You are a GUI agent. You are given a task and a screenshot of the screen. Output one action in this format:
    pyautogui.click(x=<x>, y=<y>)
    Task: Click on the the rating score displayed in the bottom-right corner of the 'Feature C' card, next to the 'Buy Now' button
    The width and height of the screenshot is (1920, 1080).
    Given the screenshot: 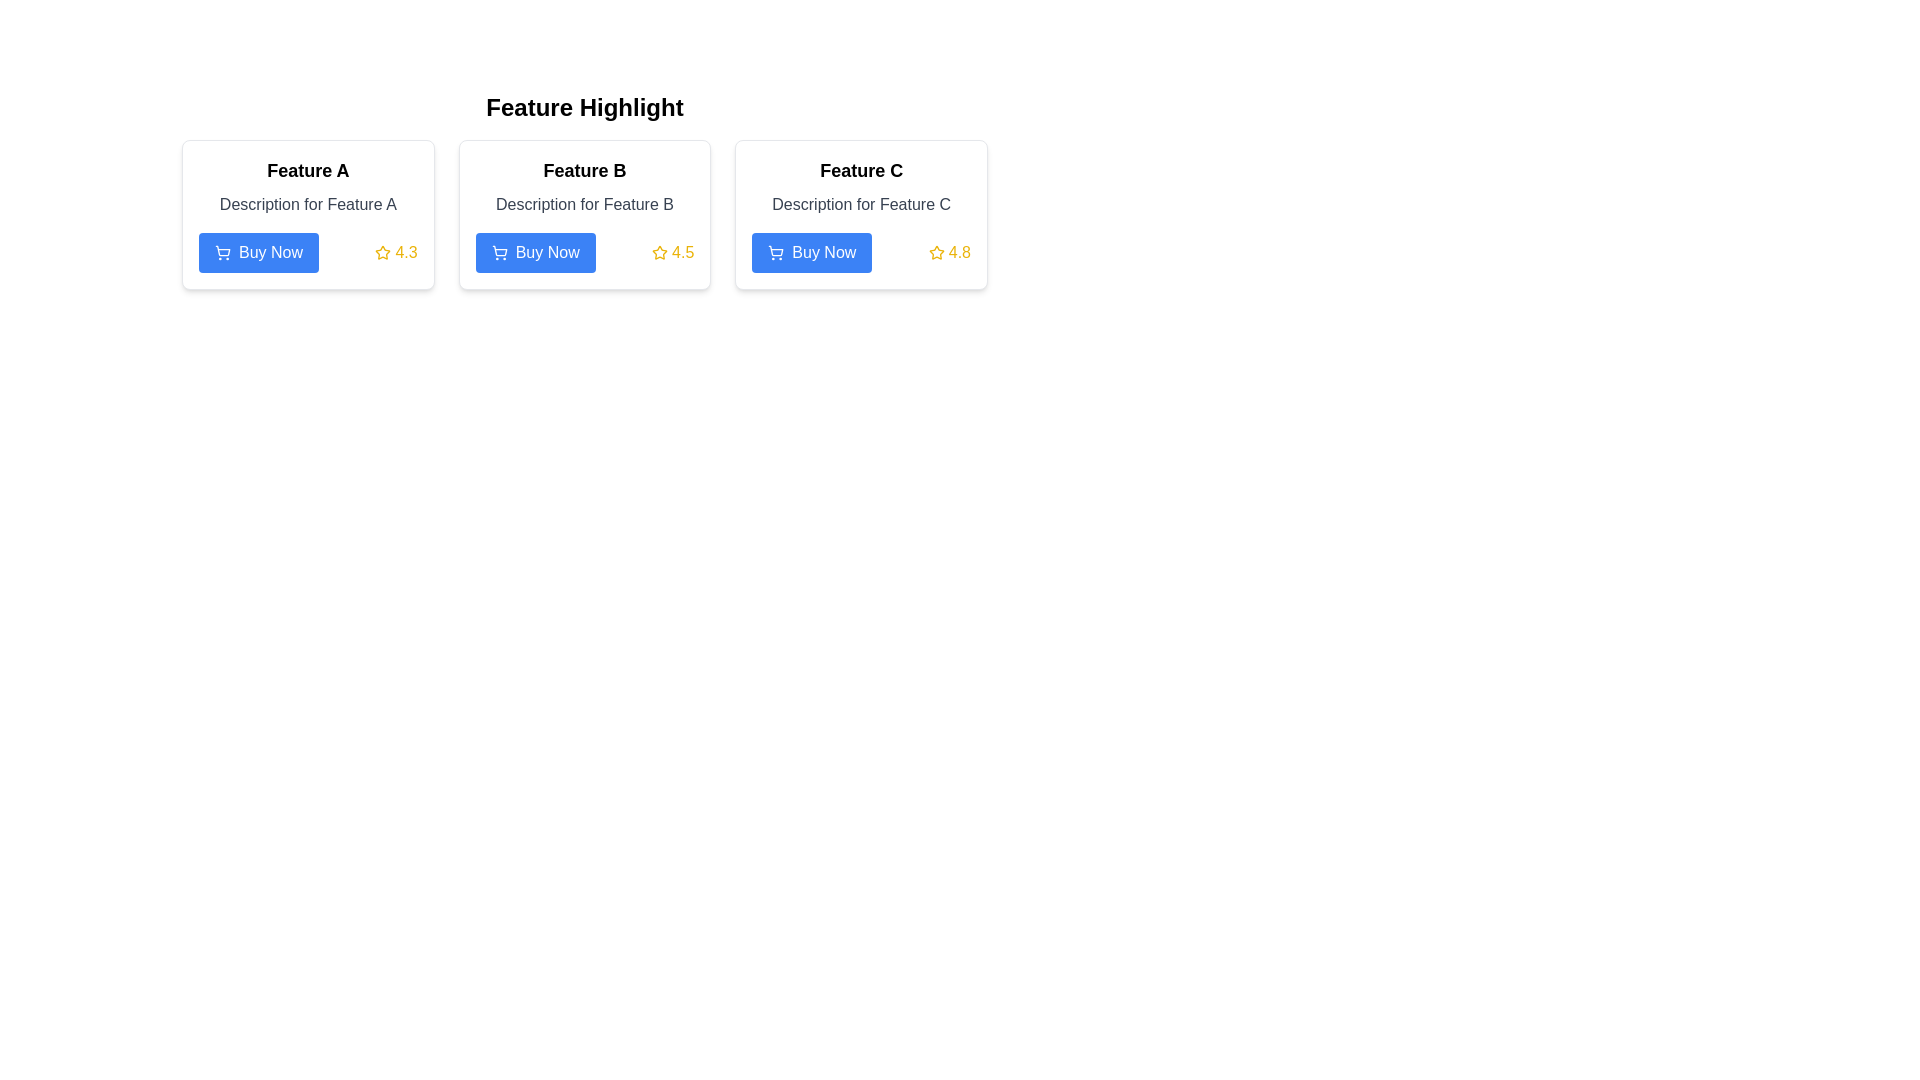 What is the action you would take?
    pyautogui.click(x=948, y=252)
    